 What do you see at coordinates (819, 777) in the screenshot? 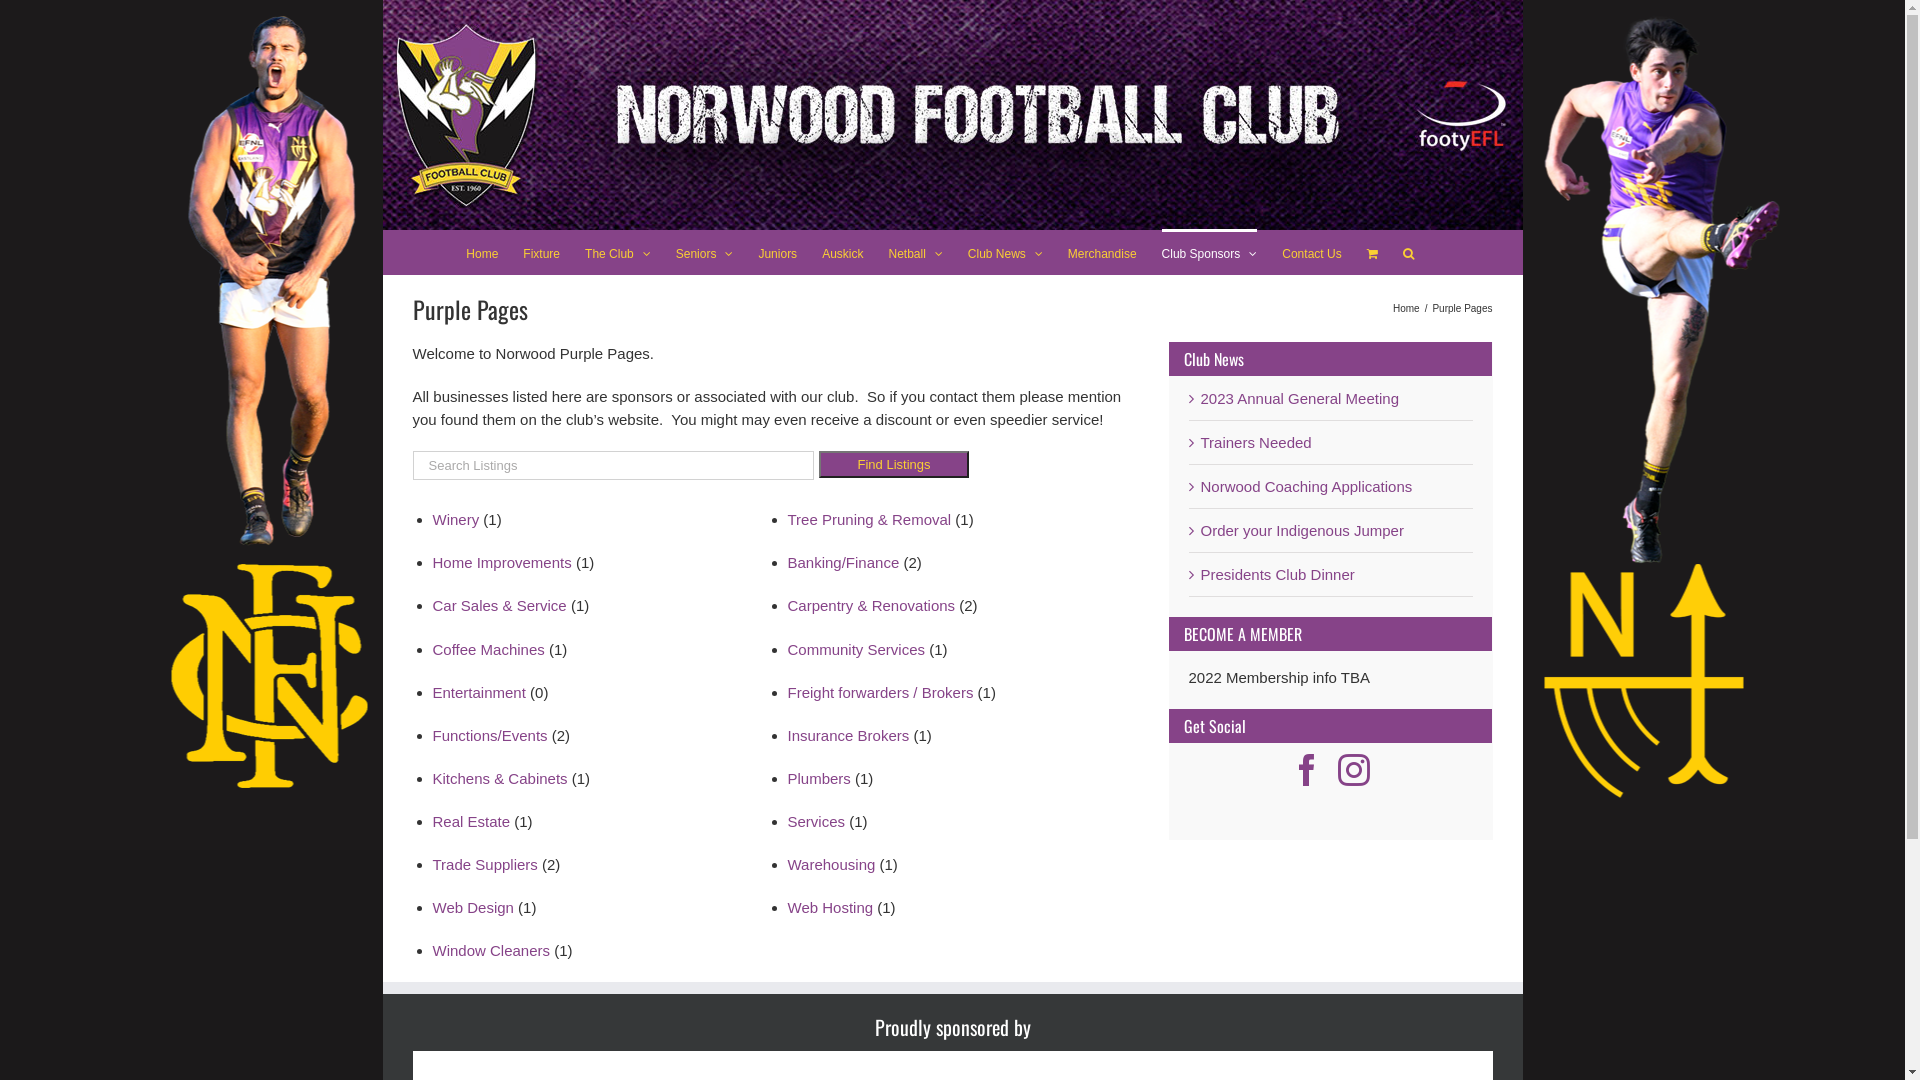
I see `'Plumbers'` at bounding box center [819, 777].